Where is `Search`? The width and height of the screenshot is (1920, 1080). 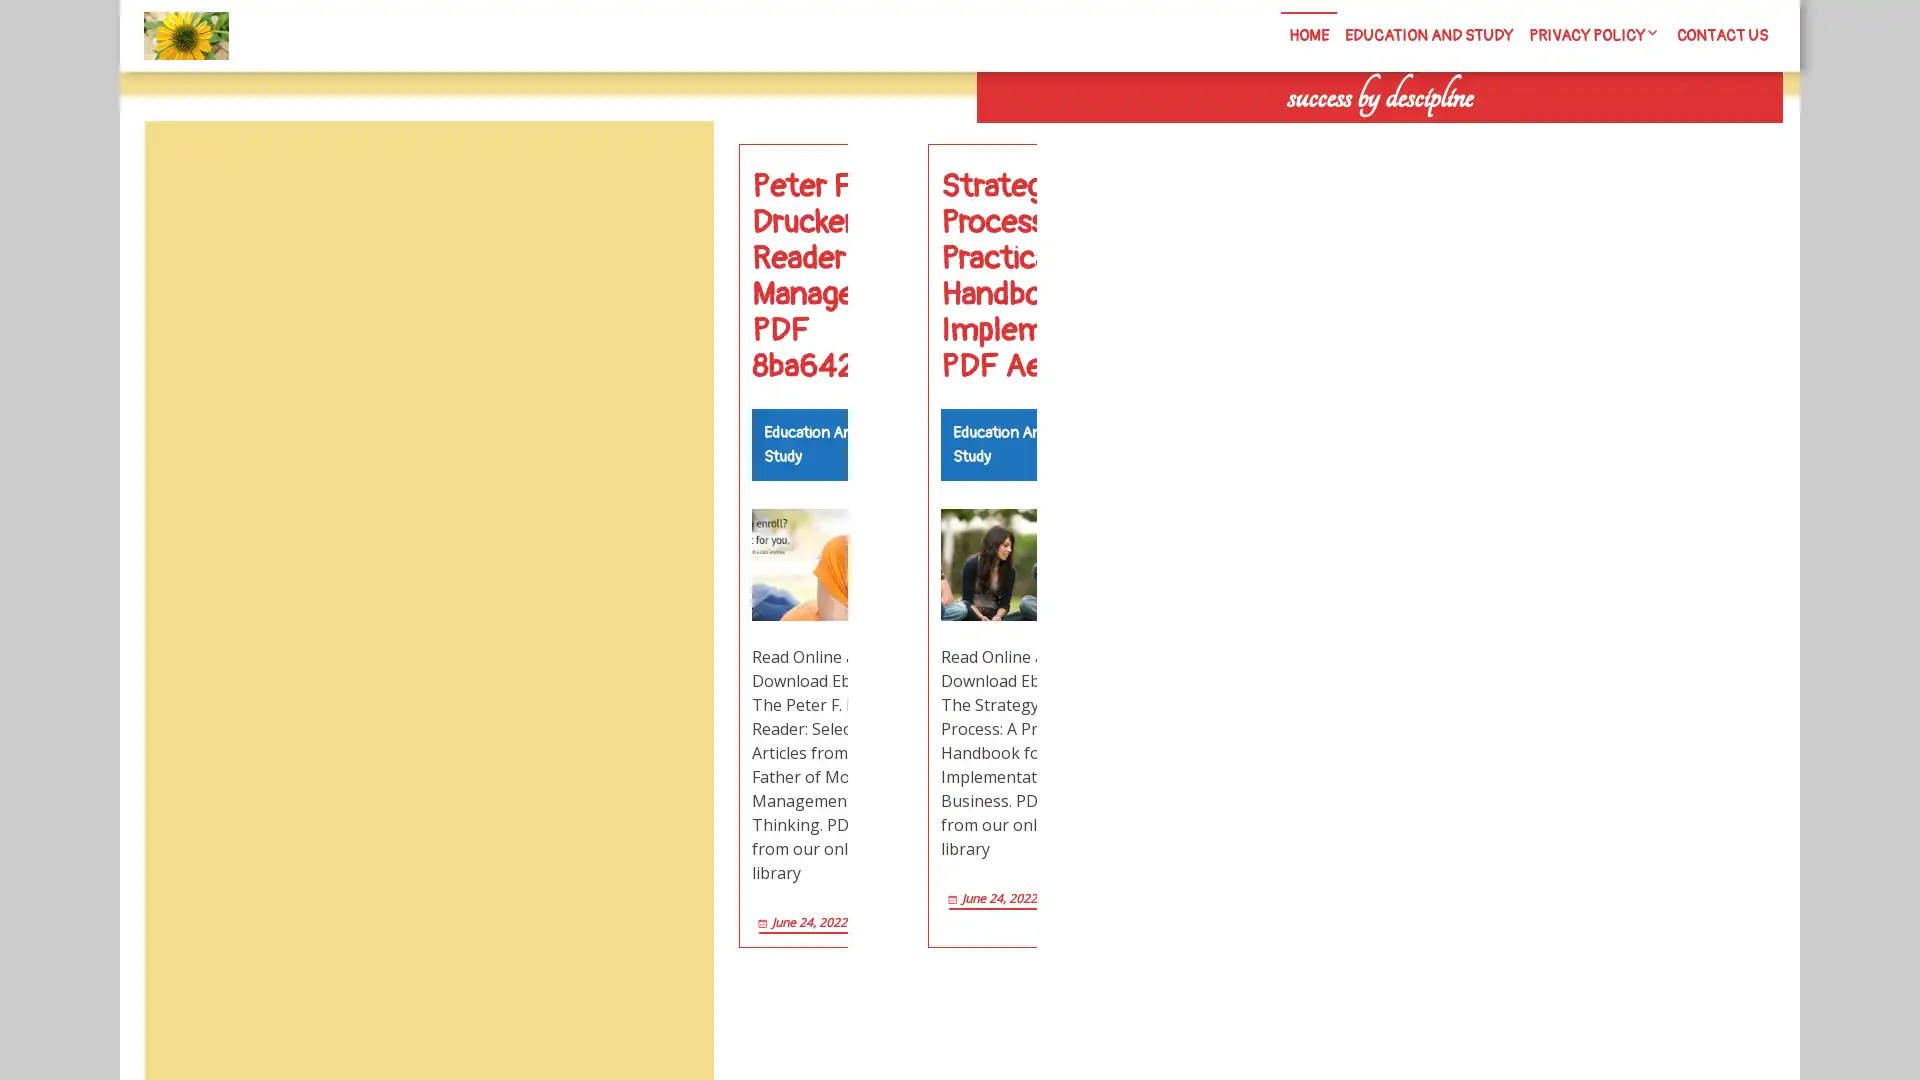
Search is located at coordinates (1557, 140).